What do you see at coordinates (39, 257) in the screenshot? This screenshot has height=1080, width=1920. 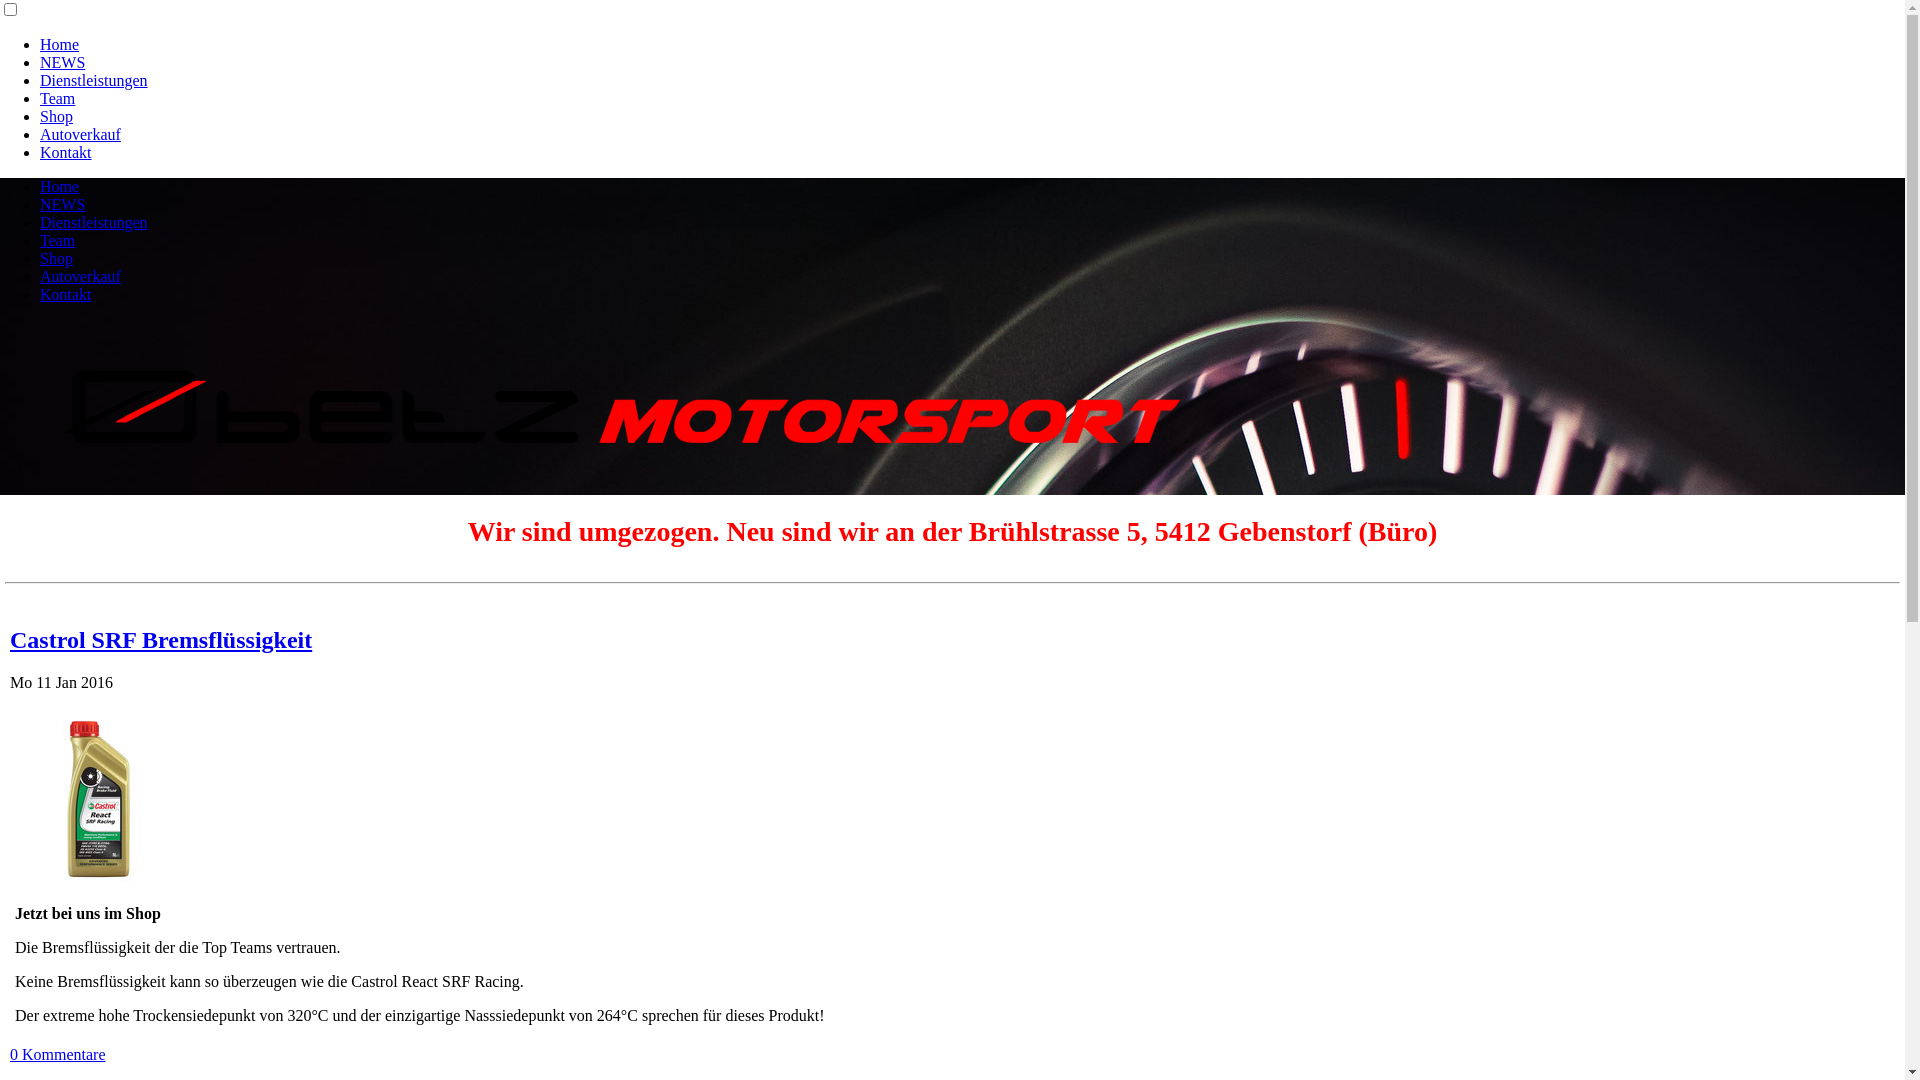 I see `'Shop'` at bounding box center [39, 257].